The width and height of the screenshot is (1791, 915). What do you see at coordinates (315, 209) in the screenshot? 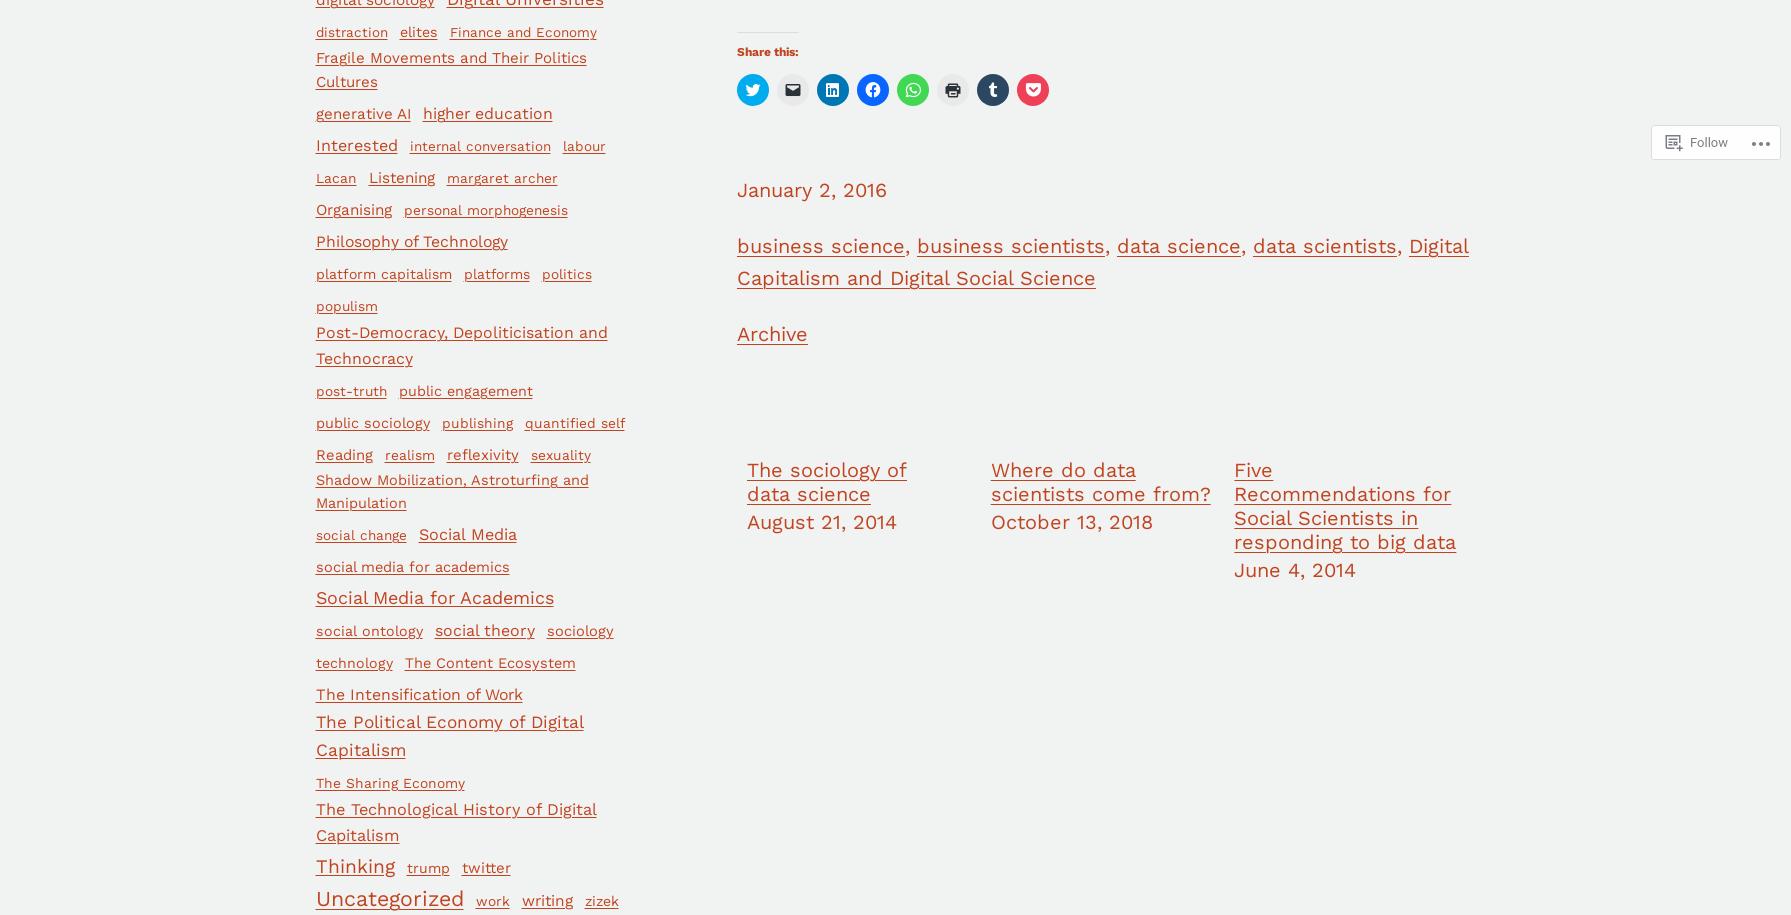
I see `'Organising'` at bounding box center [315, 209].